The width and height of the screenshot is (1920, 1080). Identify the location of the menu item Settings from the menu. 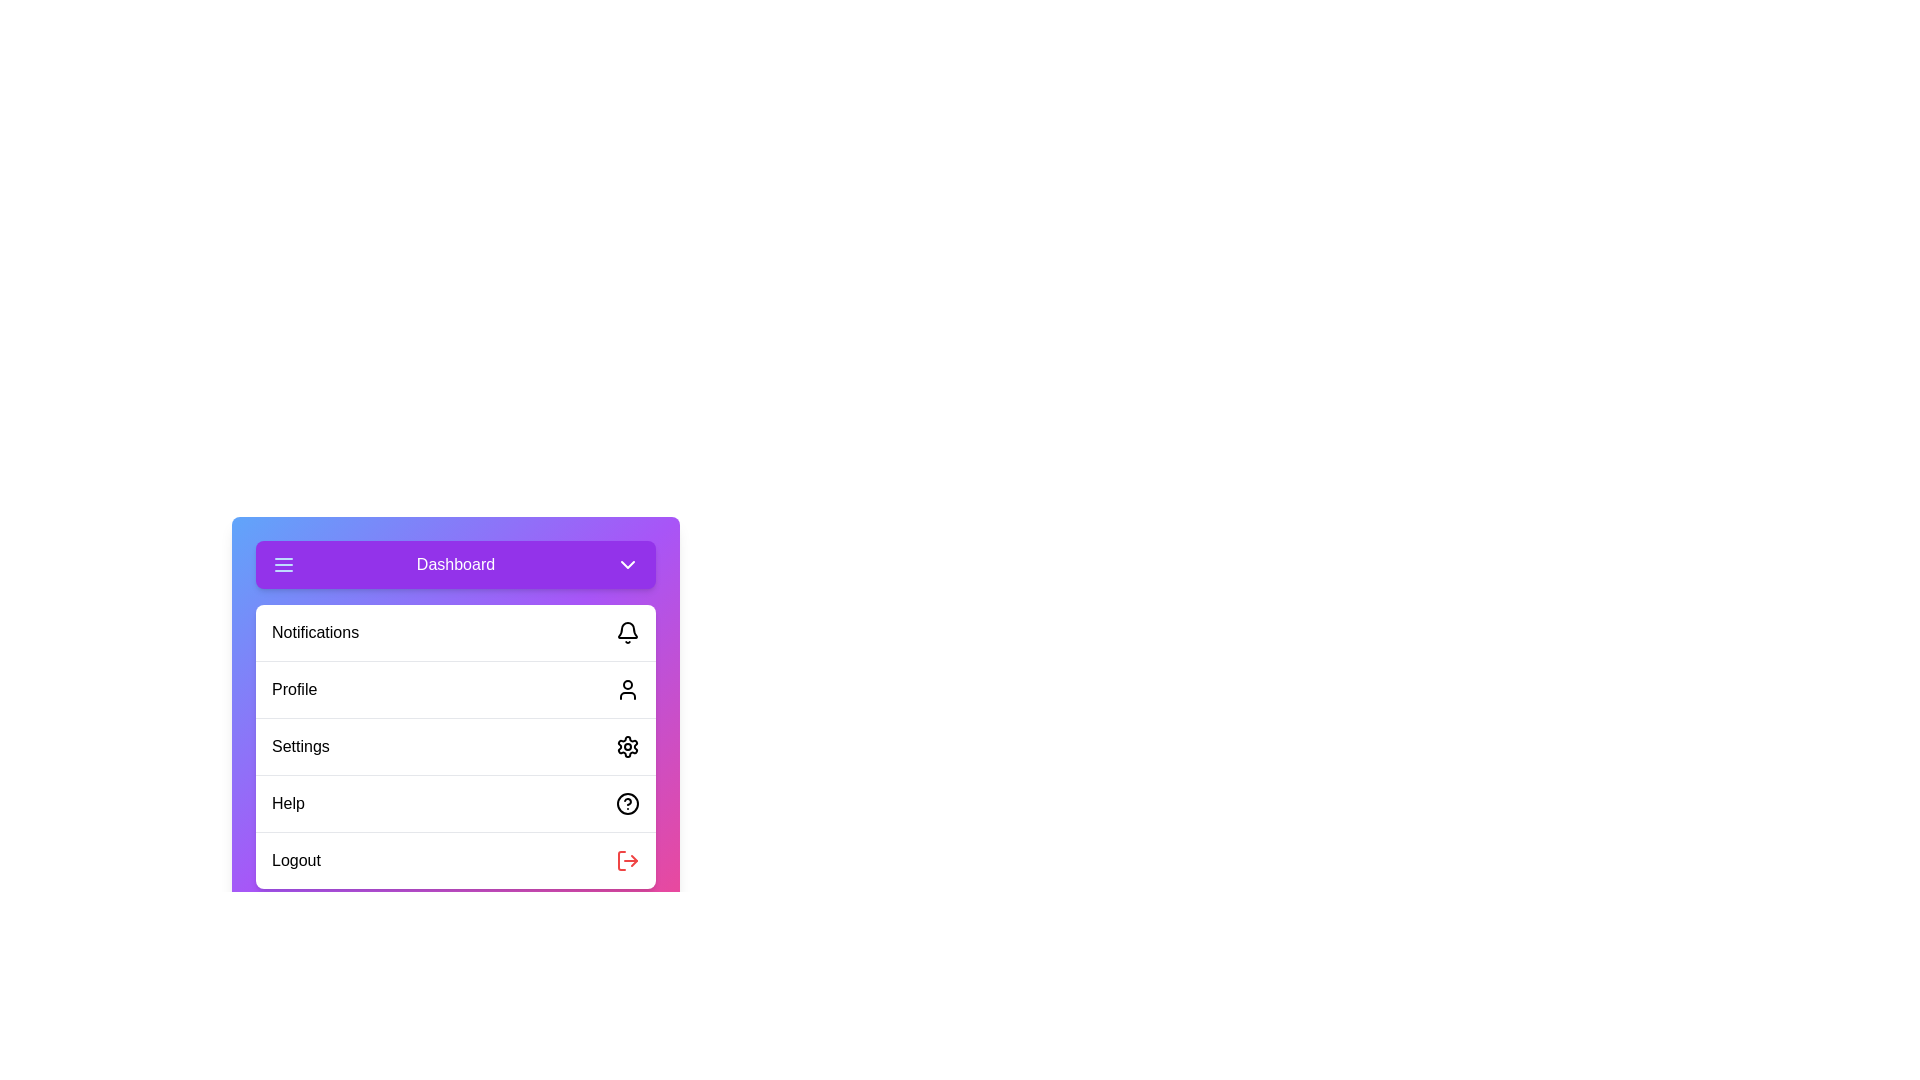
(455, 746).